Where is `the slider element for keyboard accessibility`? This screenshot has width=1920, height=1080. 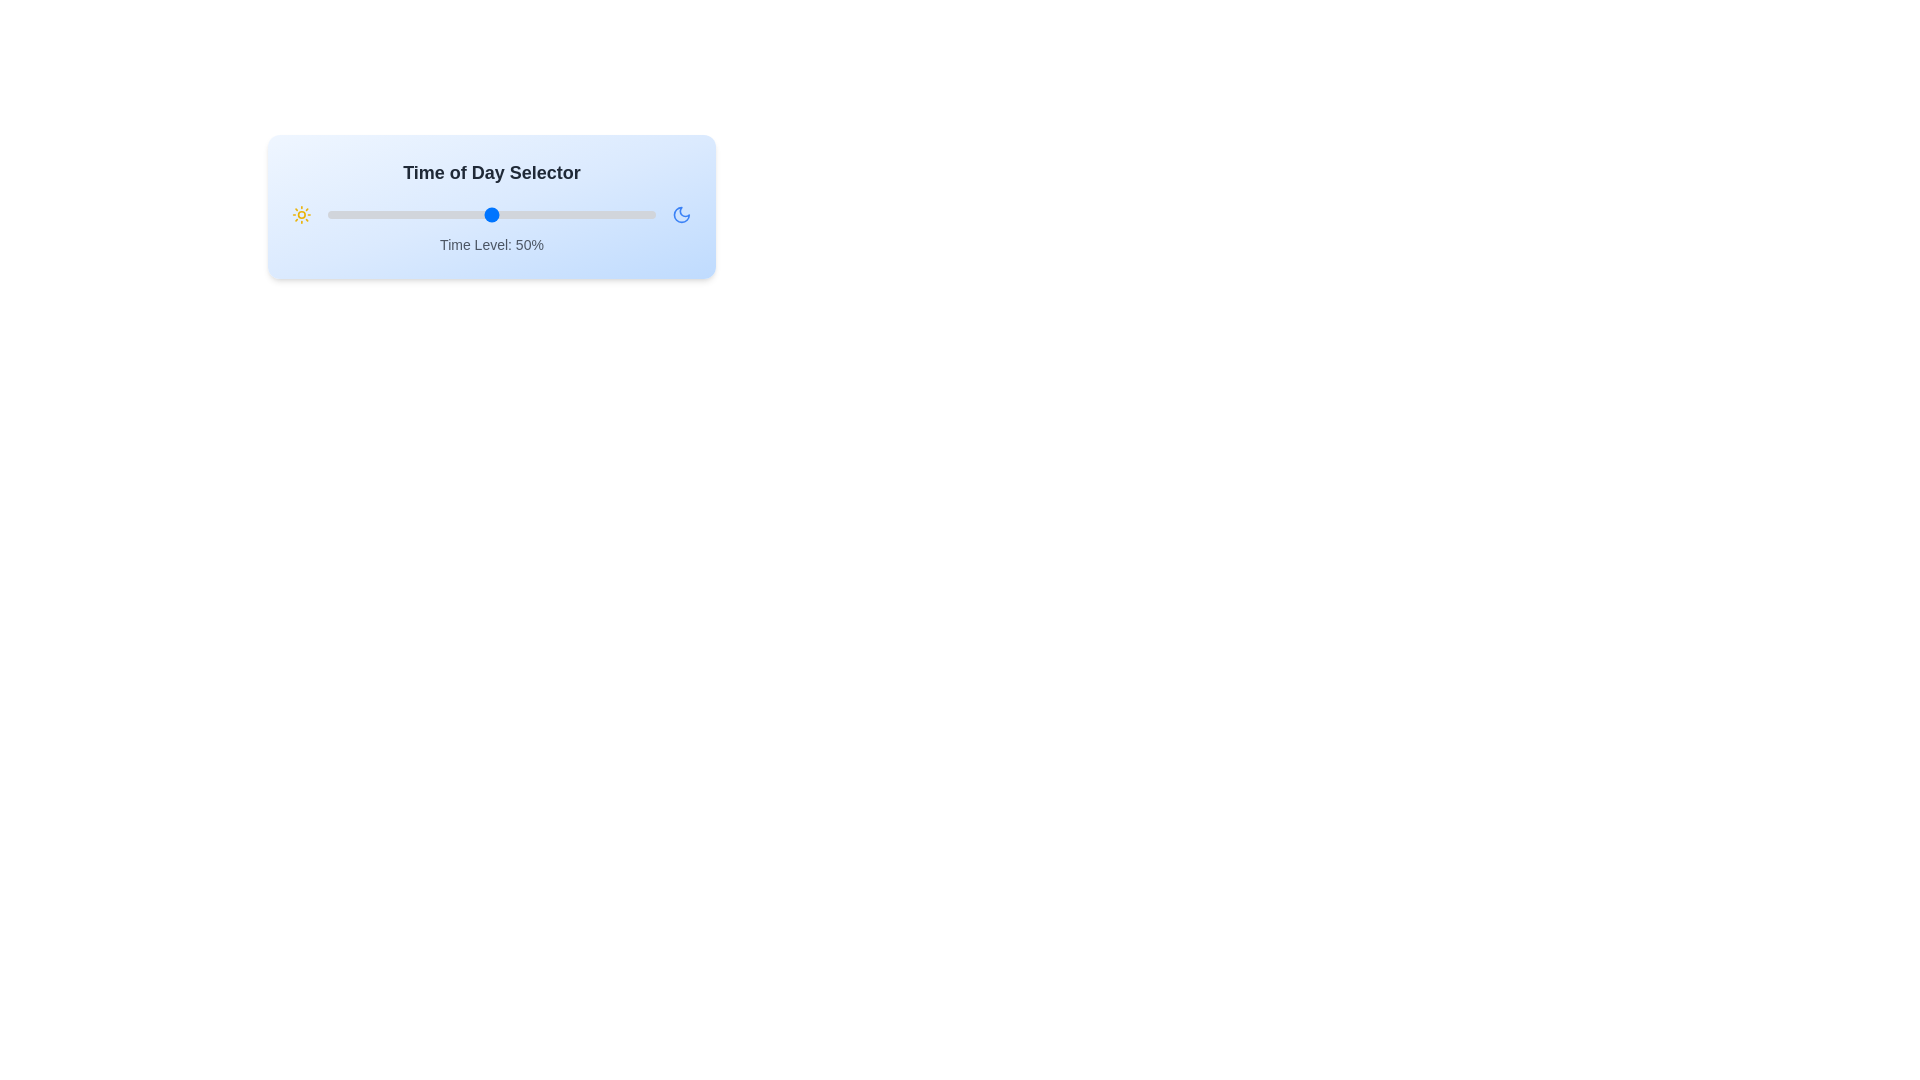 the slider element for keyboard accessibility is located at coordinates (491, 215).